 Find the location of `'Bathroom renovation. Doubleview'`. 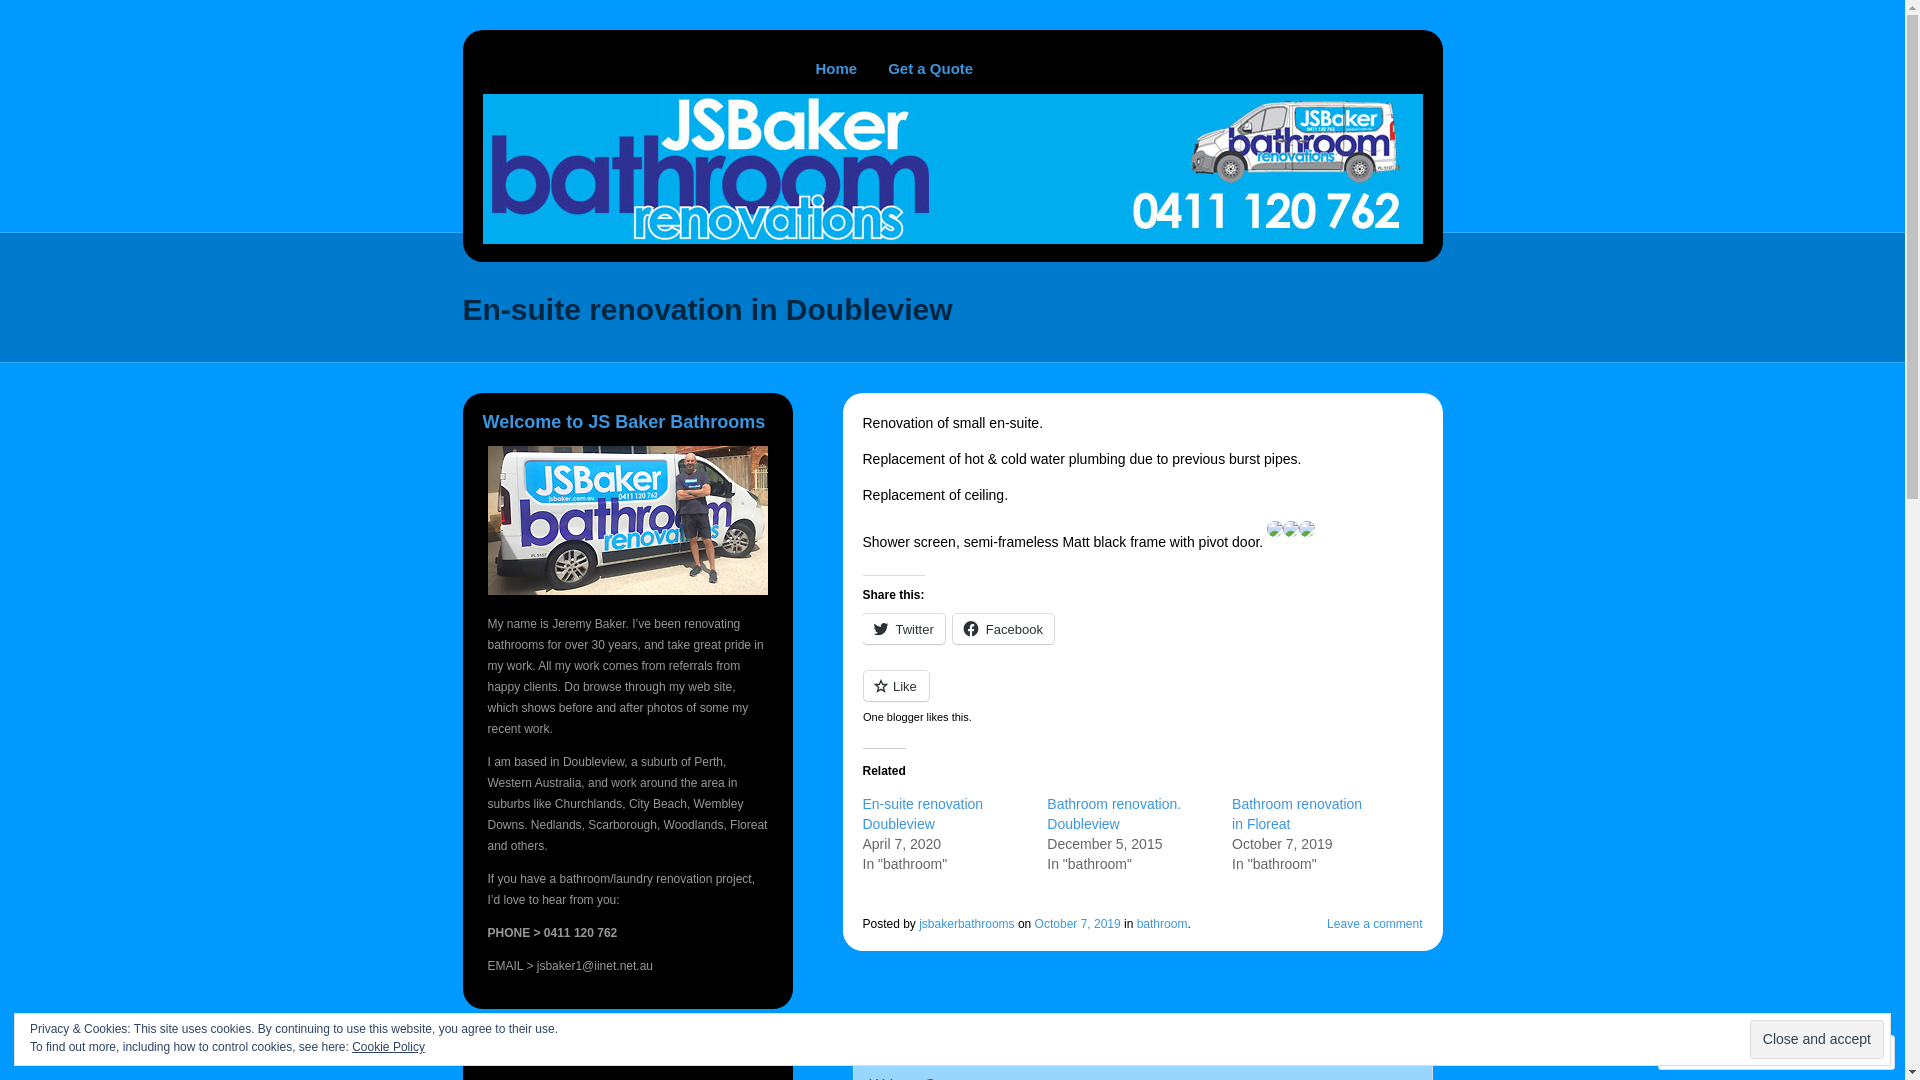

'Bathroom renovation. Doubleview' is located at coordinates (1112, 813).